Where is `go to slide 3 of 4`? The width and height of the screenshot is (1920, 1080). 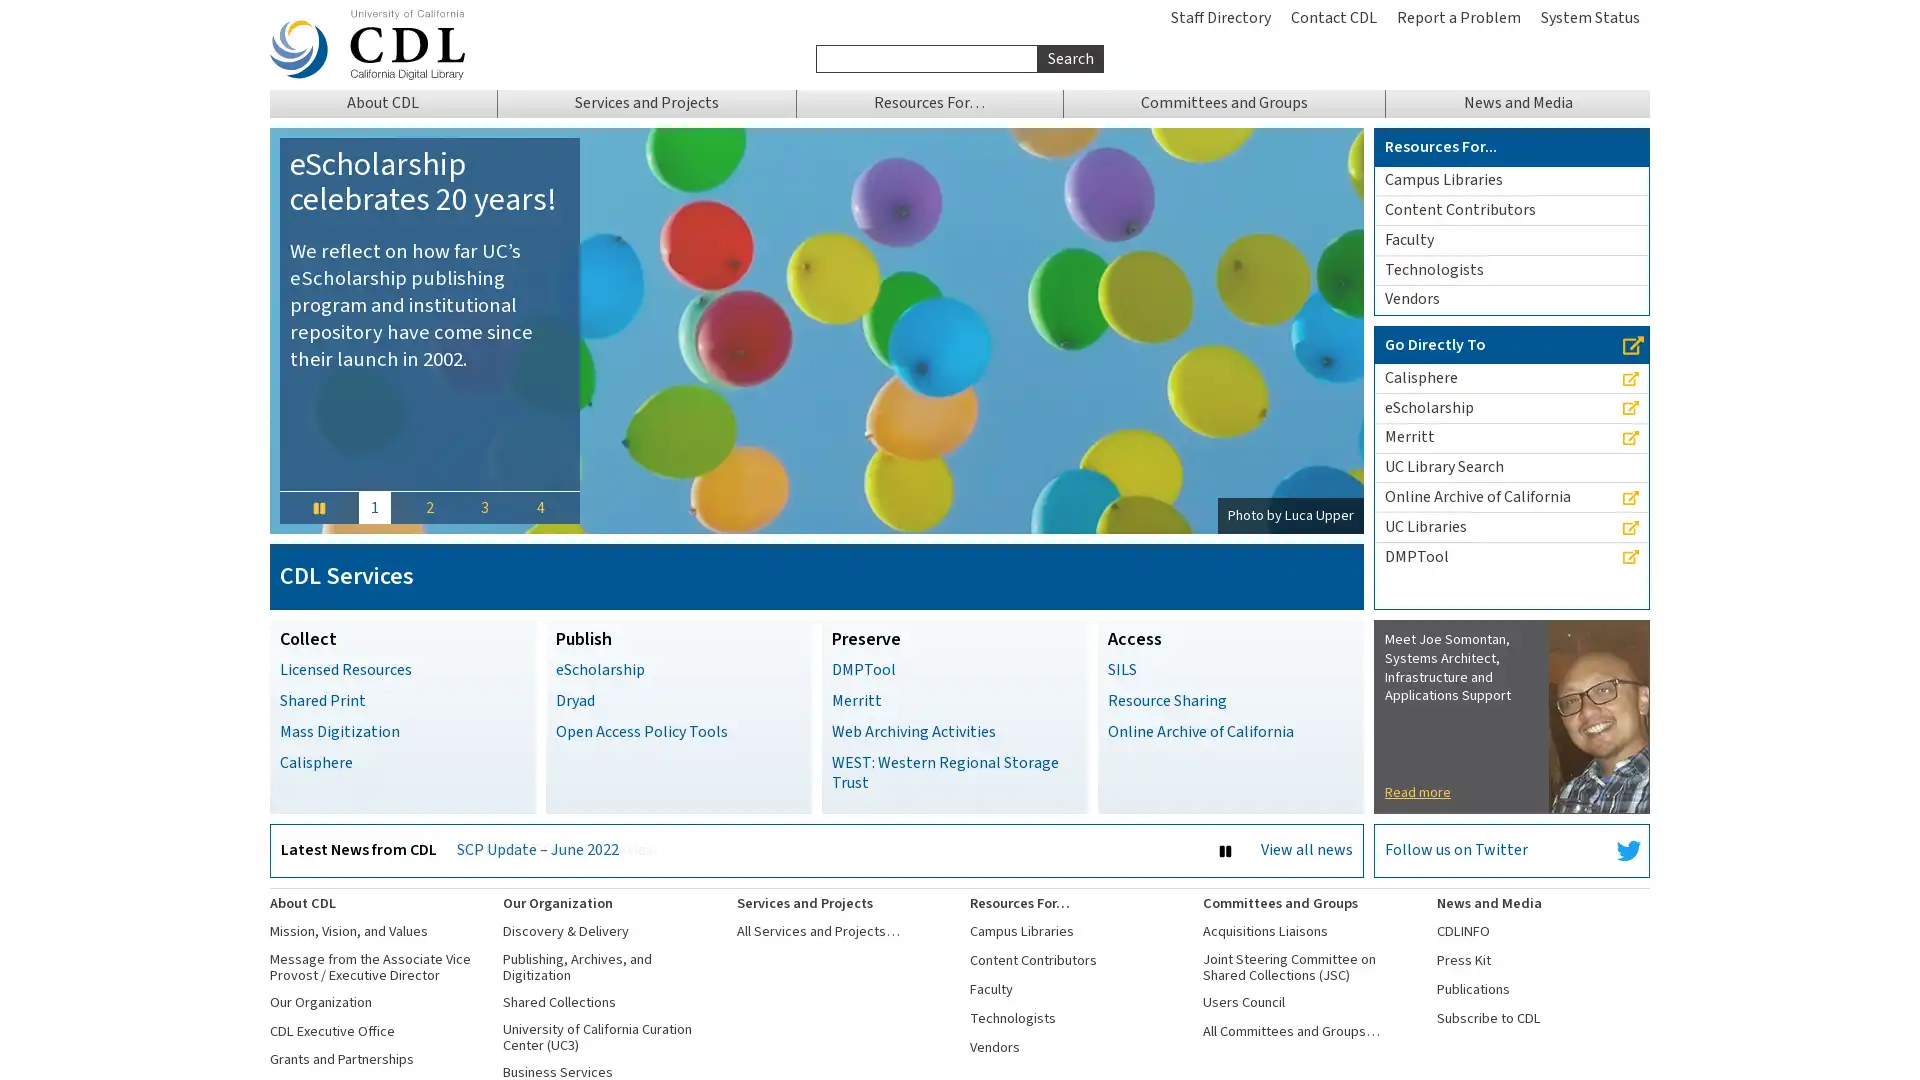 go to slide 3 of 4 is located at coordinates (484, 505).